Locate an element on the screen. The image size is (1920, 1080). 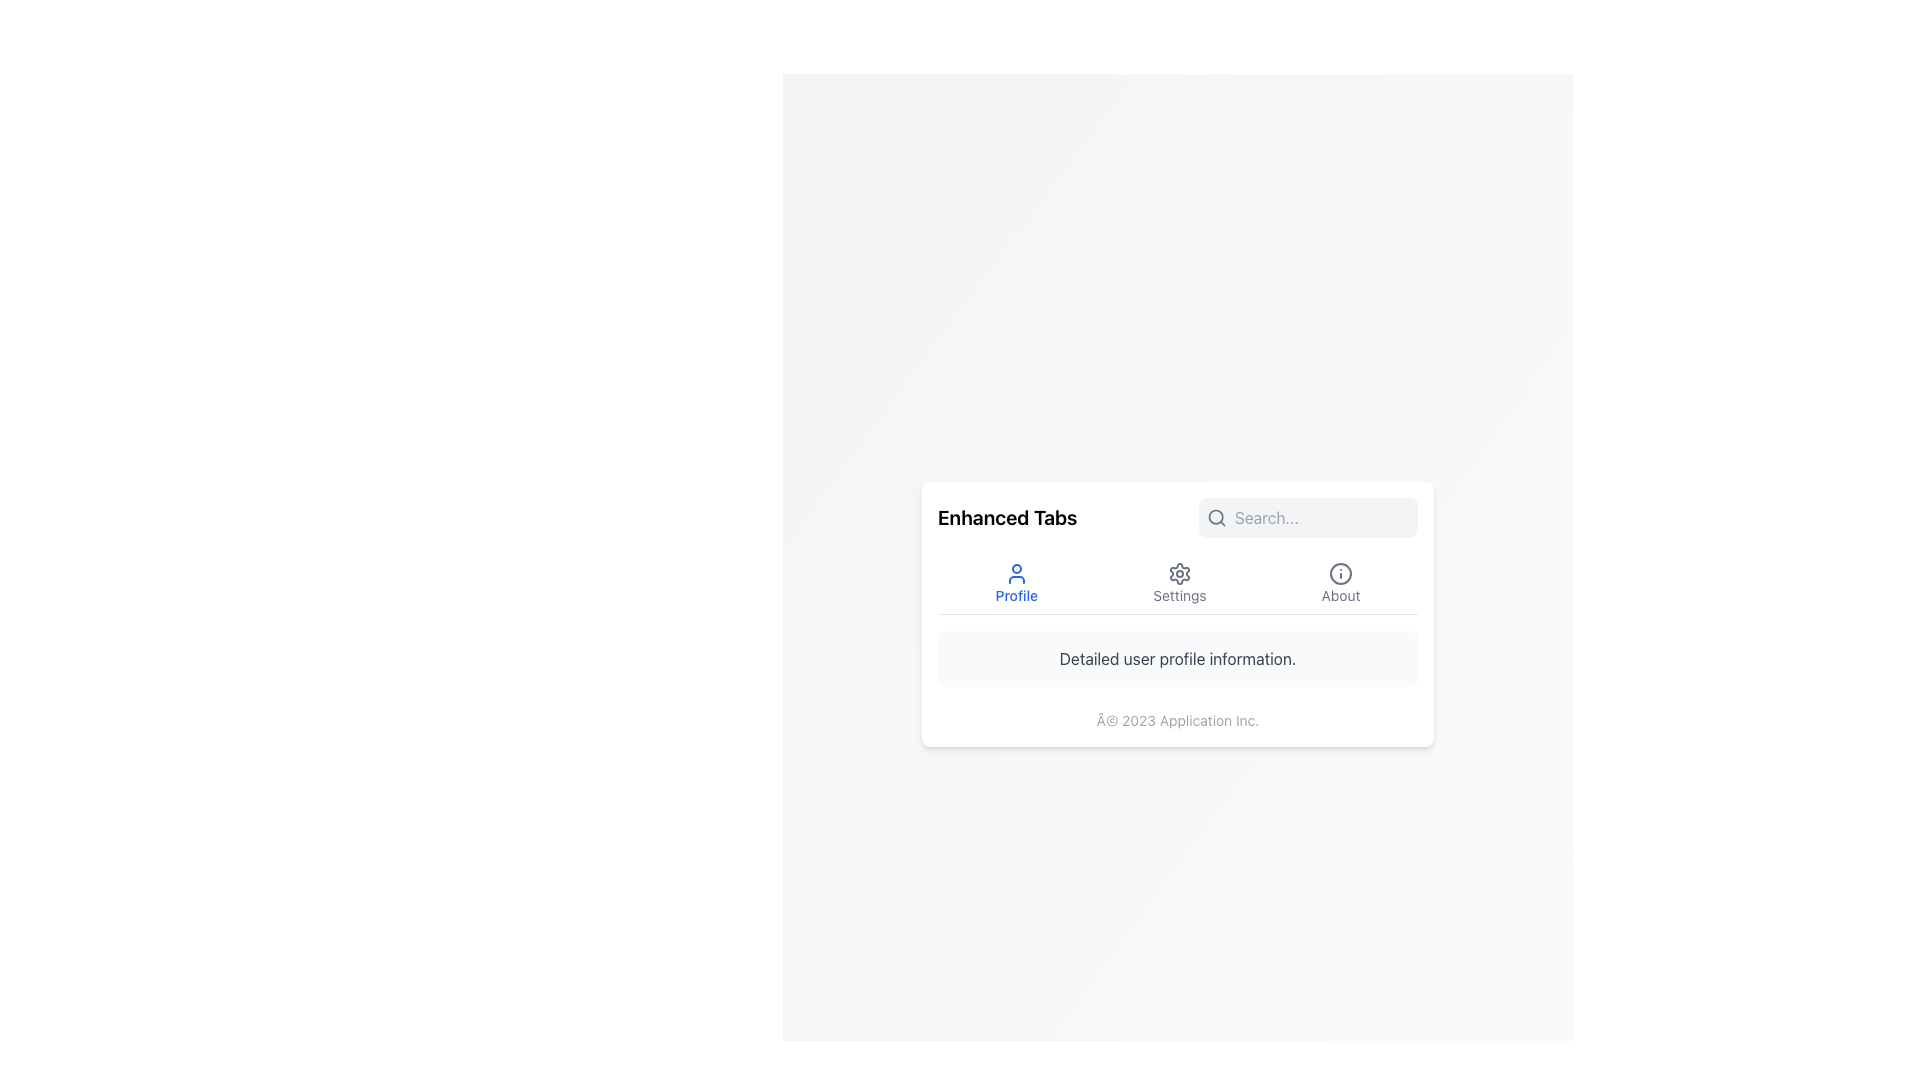
the 'Settings' button, which features a gear icon and small gray text is located at coordinates (1179, 583).